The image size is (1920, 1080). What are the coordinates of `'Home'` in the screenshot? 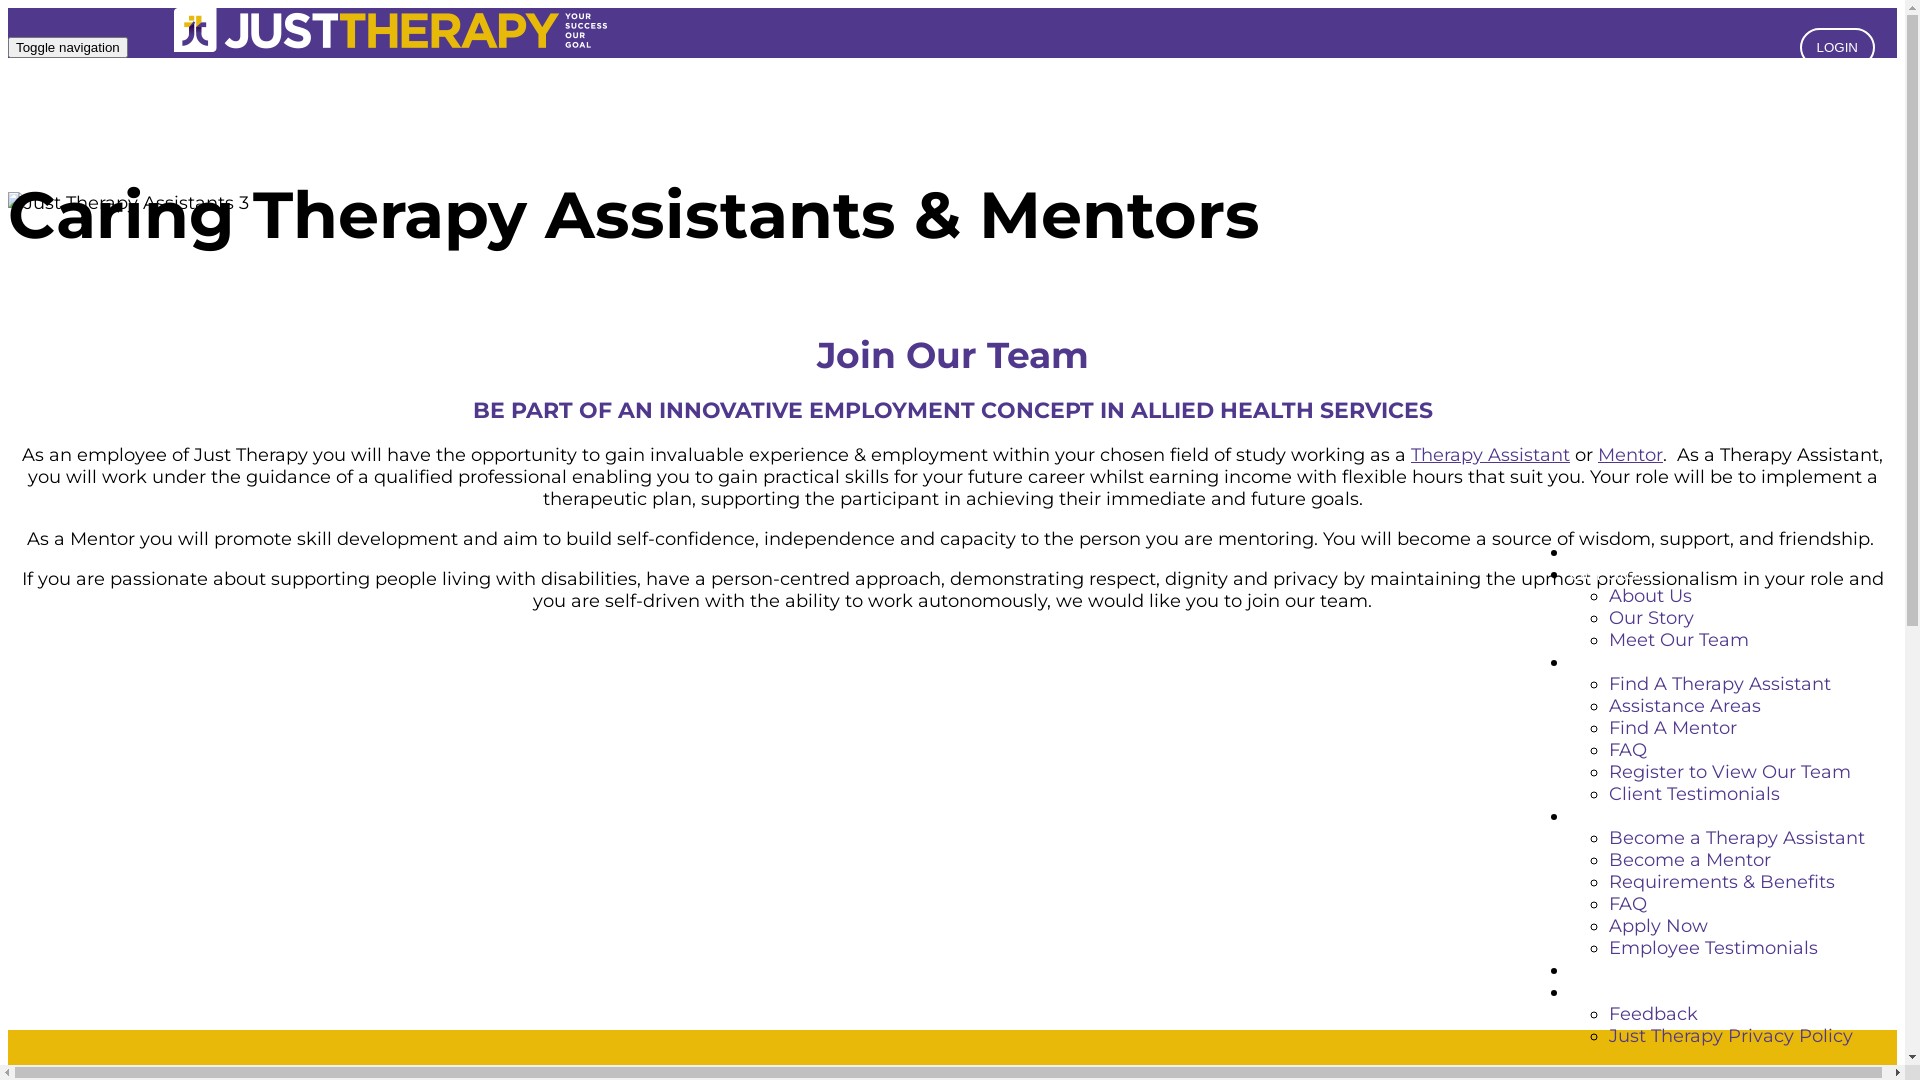 It's located at (1596, 551).